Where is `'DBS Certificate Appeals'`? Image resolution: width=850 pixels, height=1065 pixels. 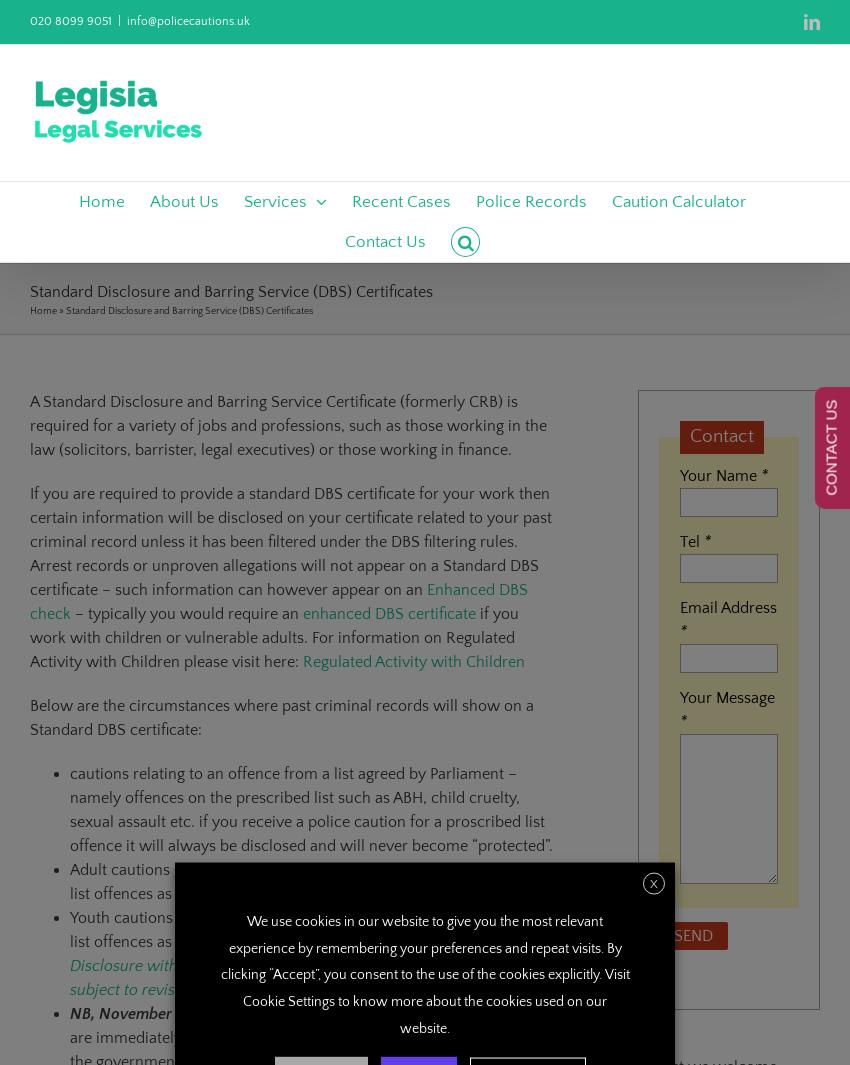 'DBS Certificate Appeals' is located at coordinates (550, 466).